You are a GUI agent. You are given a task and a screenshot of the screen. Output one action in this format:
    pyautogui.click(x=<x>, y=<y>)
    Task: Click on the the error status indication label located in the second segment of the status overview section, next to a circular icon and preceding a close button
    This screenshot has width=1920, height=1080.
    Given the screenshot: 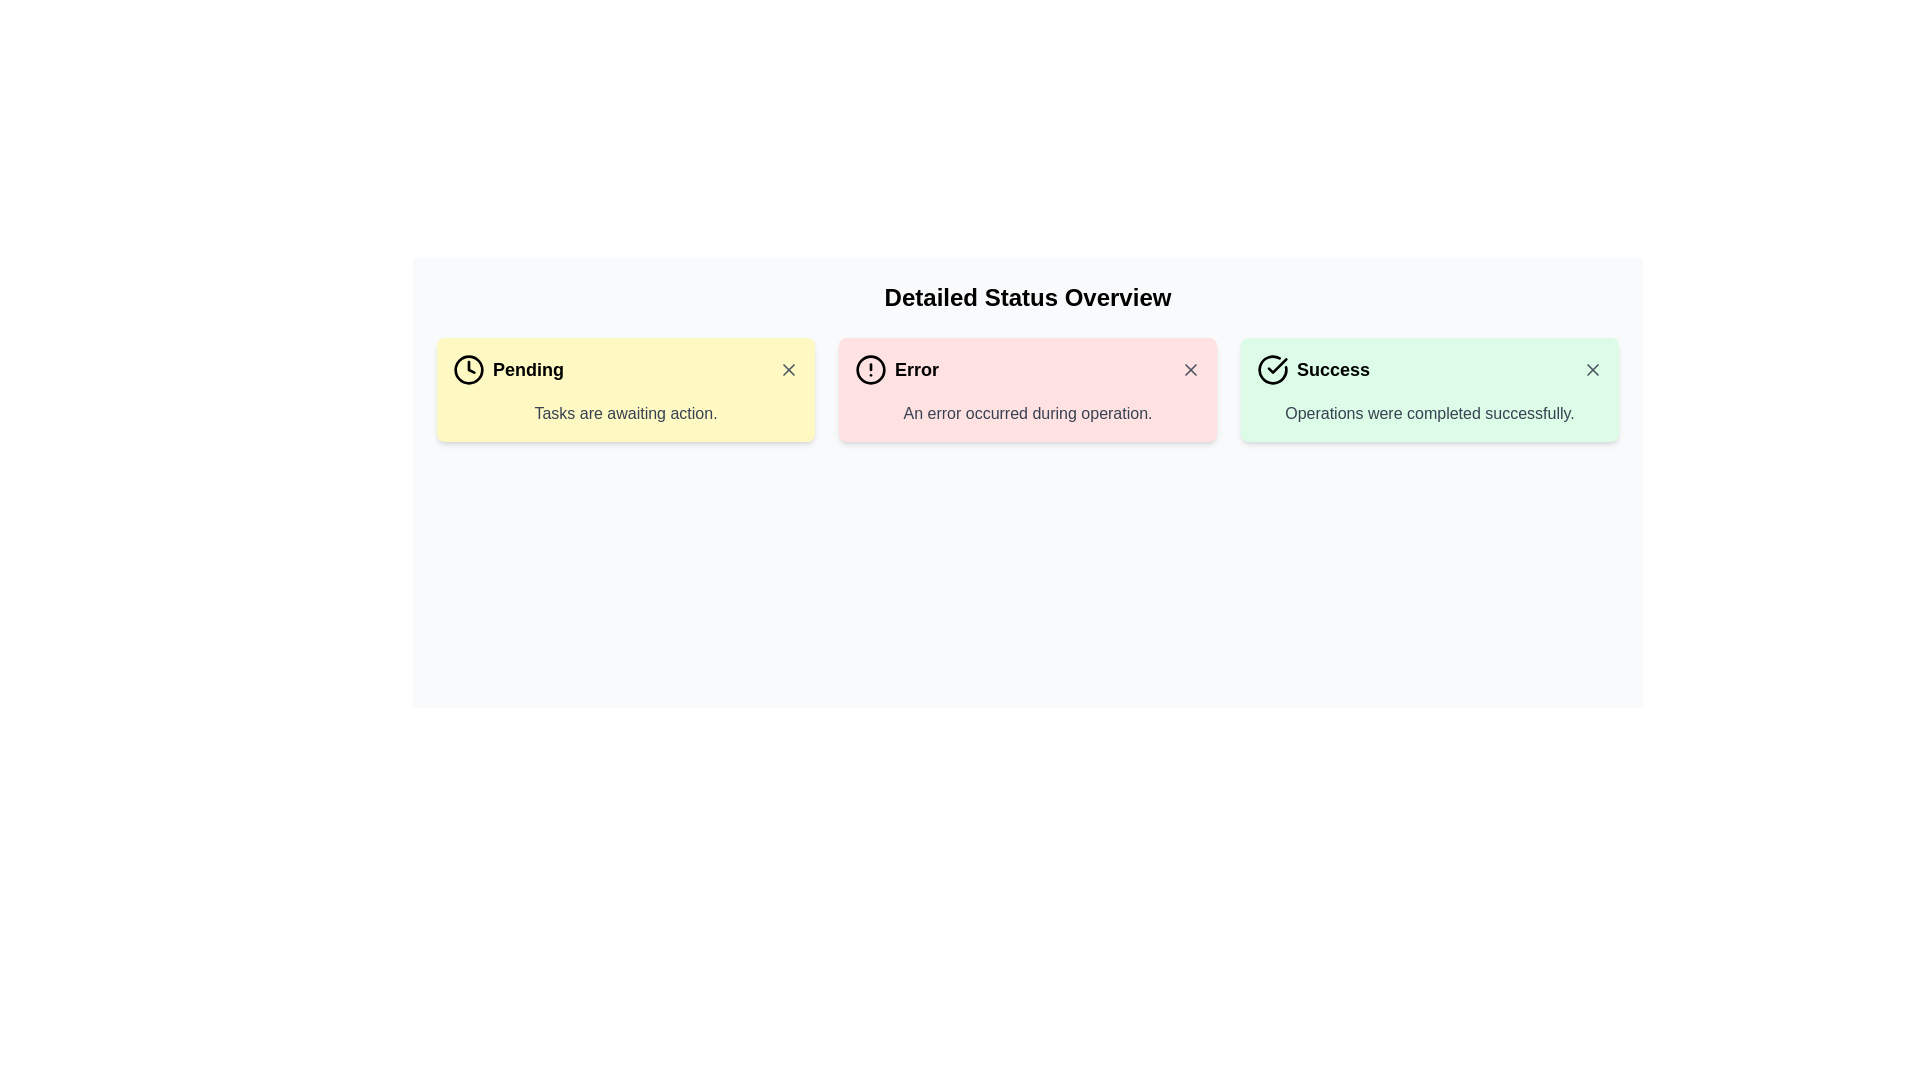 What is the action you would take?
    pyautogui.click(x=896, y=370)
    